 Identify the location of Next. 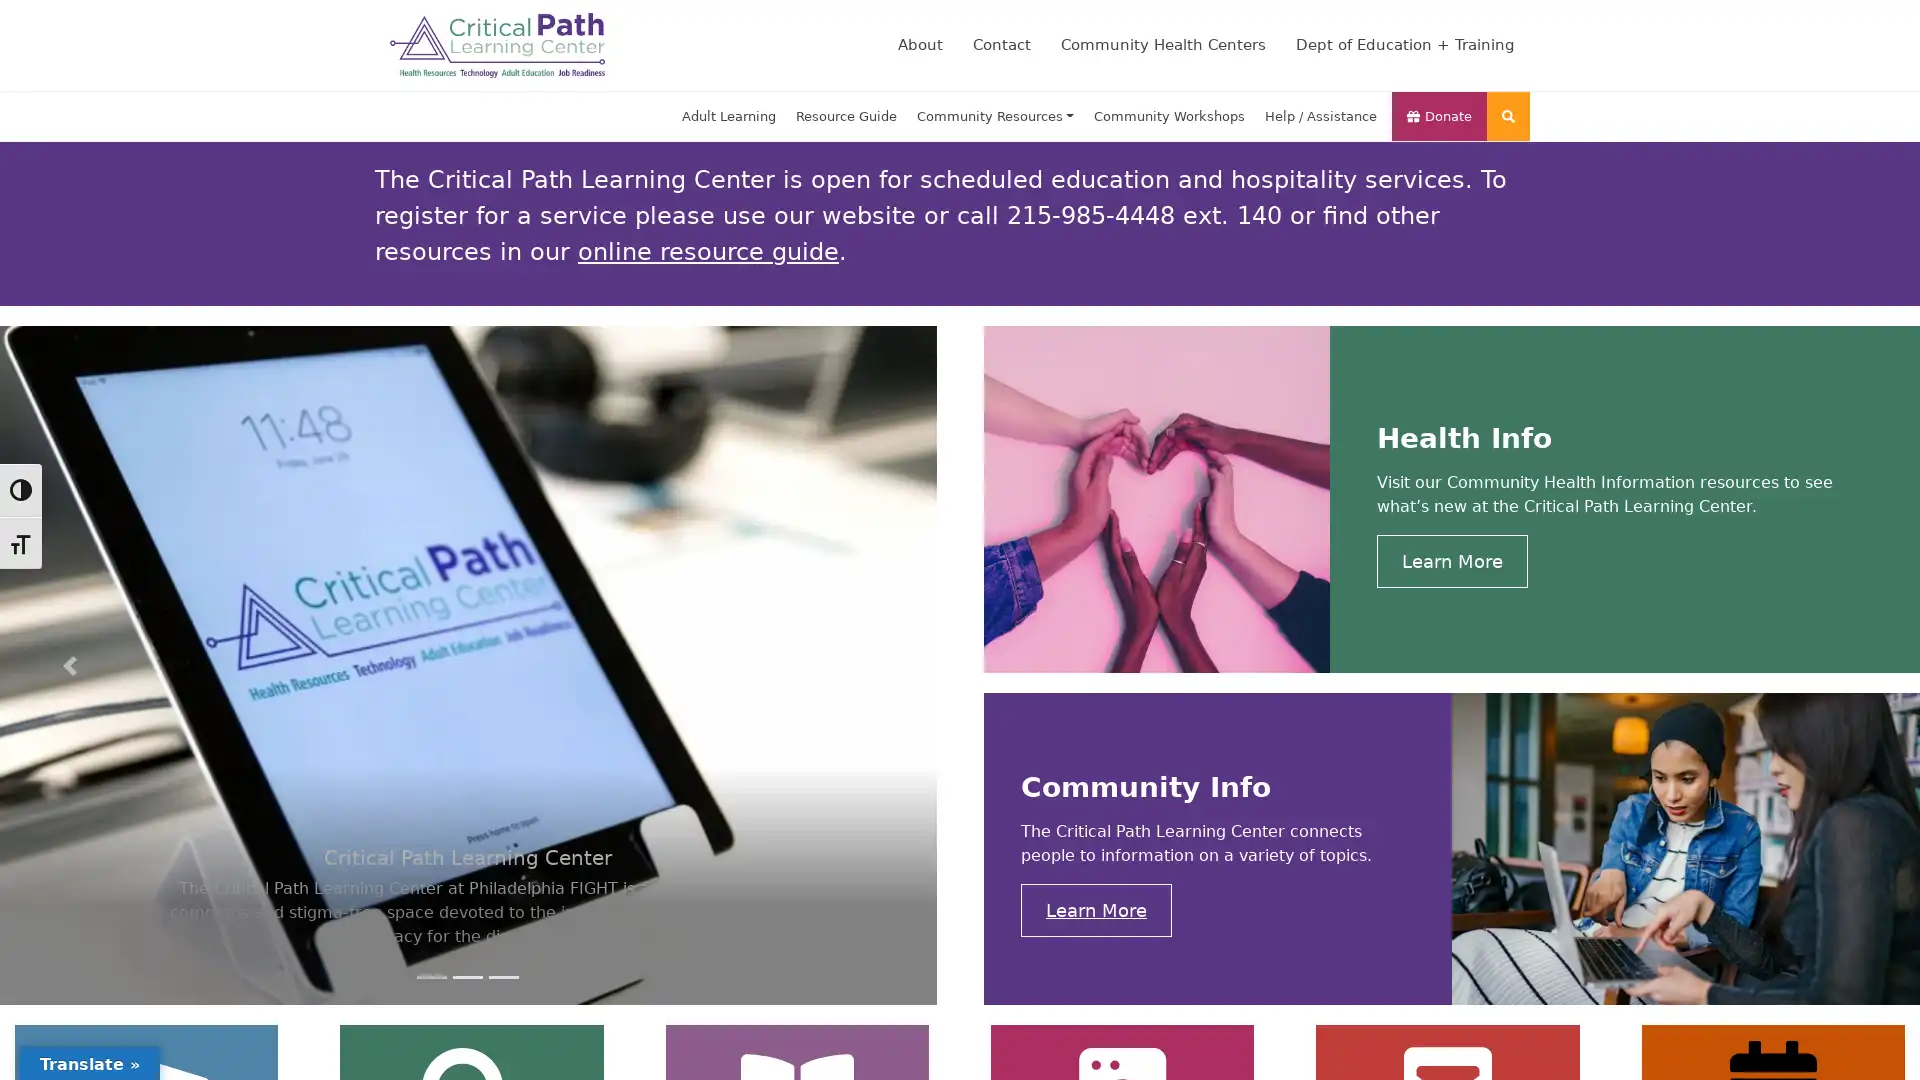
(865, 665).